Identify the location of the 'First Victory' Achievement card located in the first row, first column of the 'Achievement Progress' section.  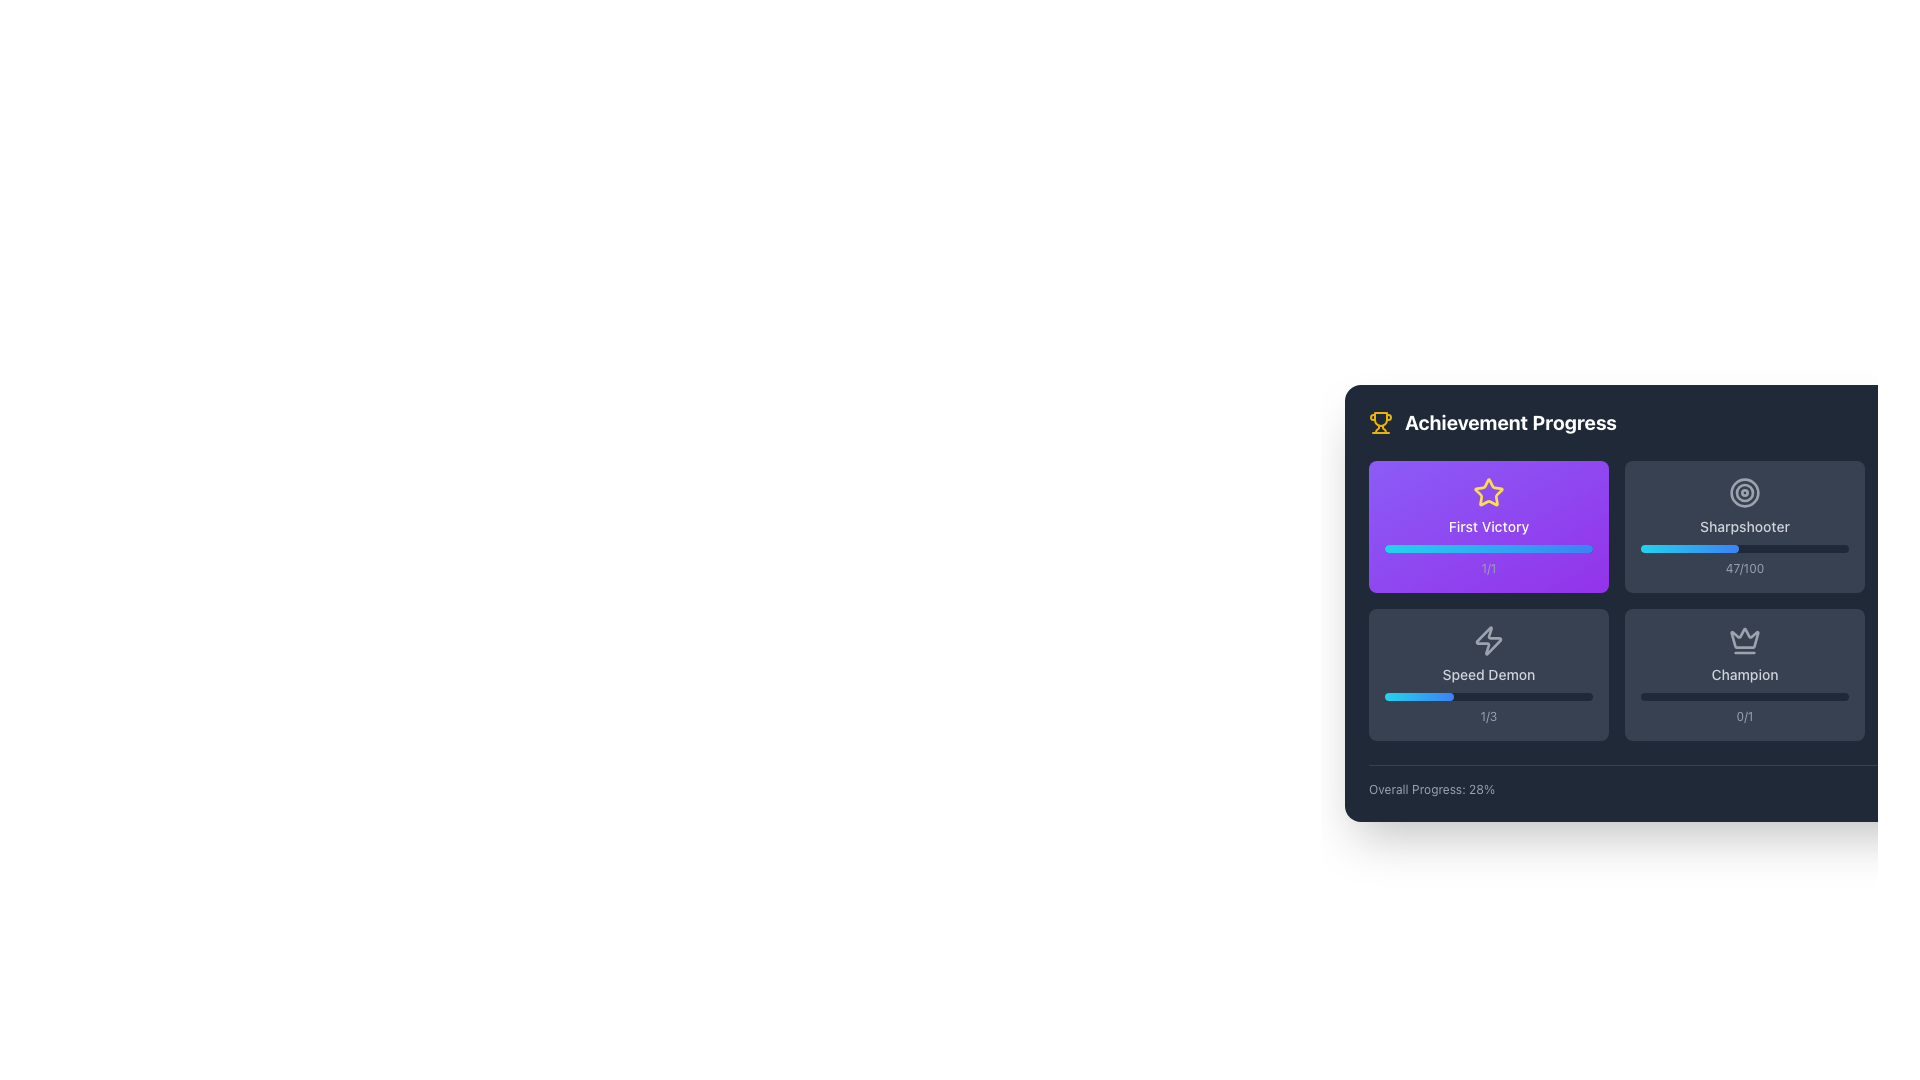
(1488, 526).